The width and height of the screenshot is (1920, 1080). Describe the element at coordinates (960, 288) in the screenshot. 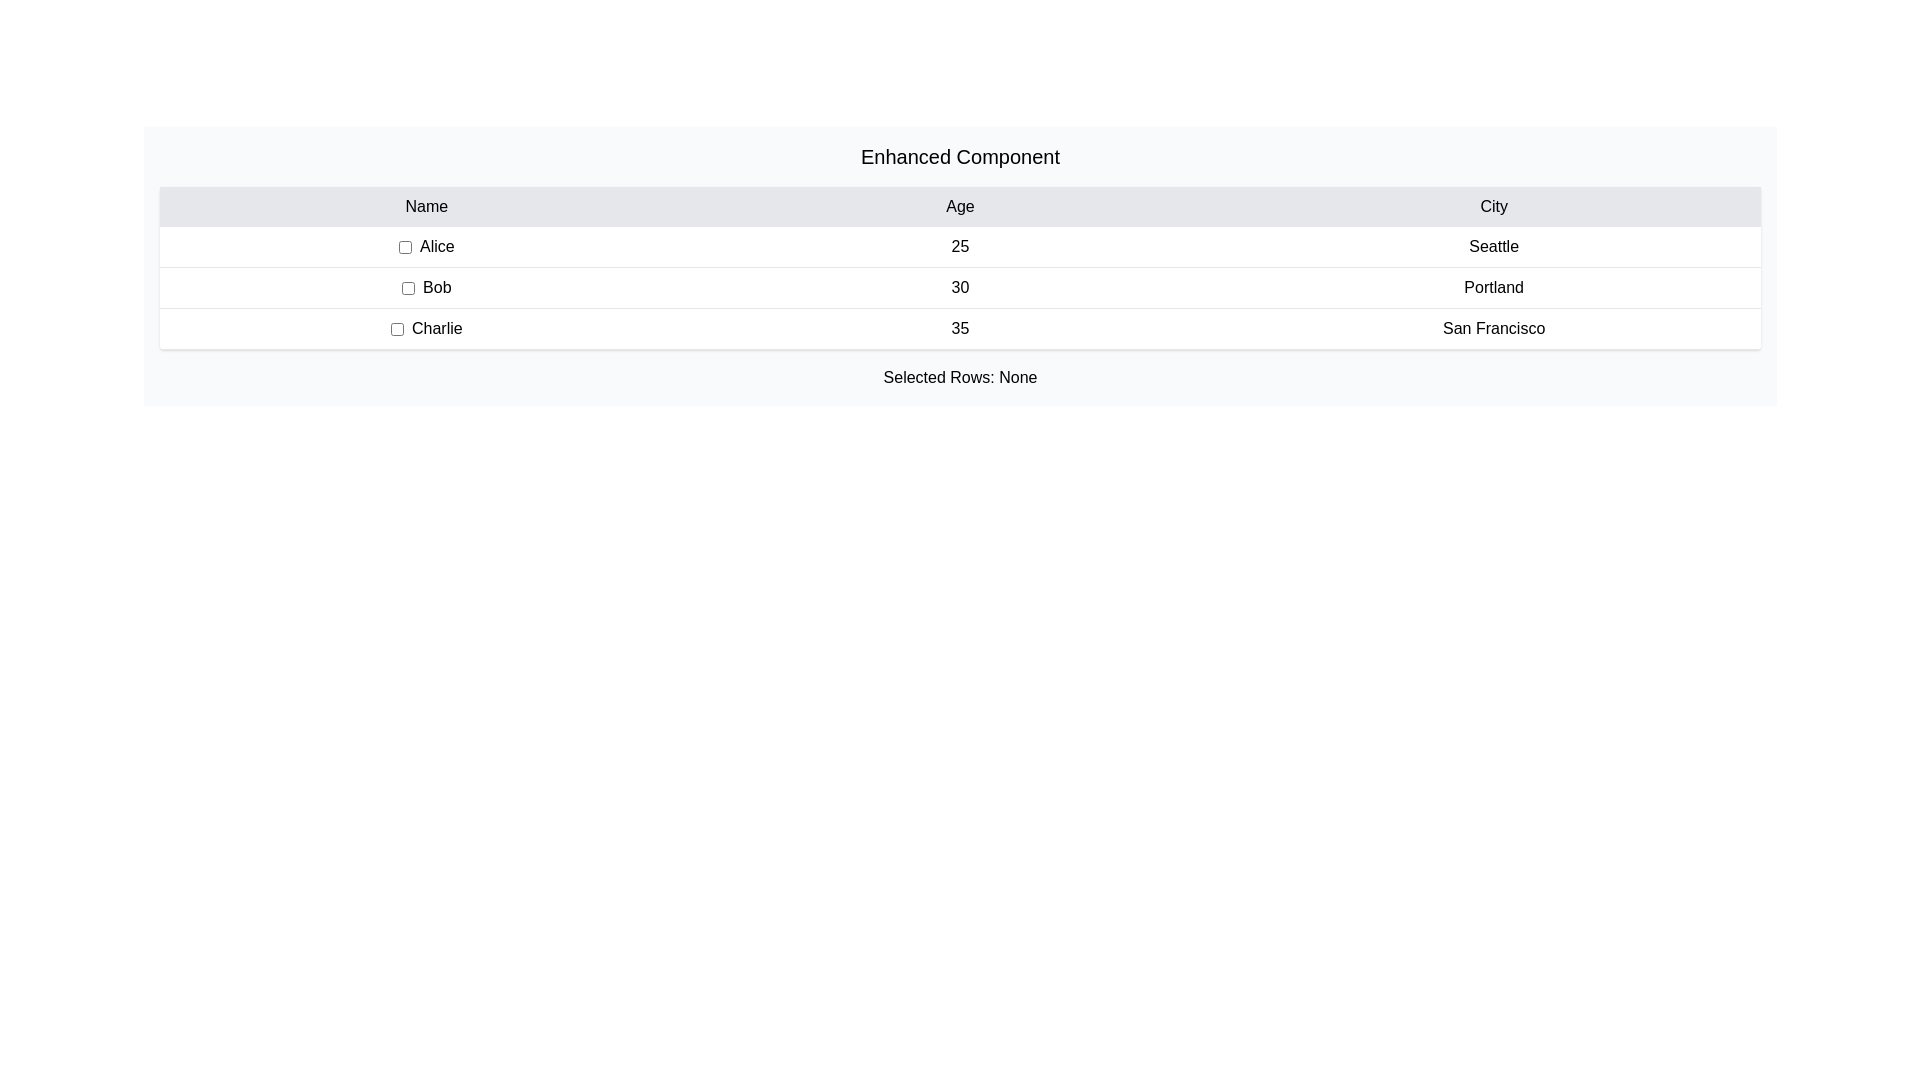

I see `the text label displaying the number '30' in bold format, which is located in the second row under the 'Age' column of the table` at that location.